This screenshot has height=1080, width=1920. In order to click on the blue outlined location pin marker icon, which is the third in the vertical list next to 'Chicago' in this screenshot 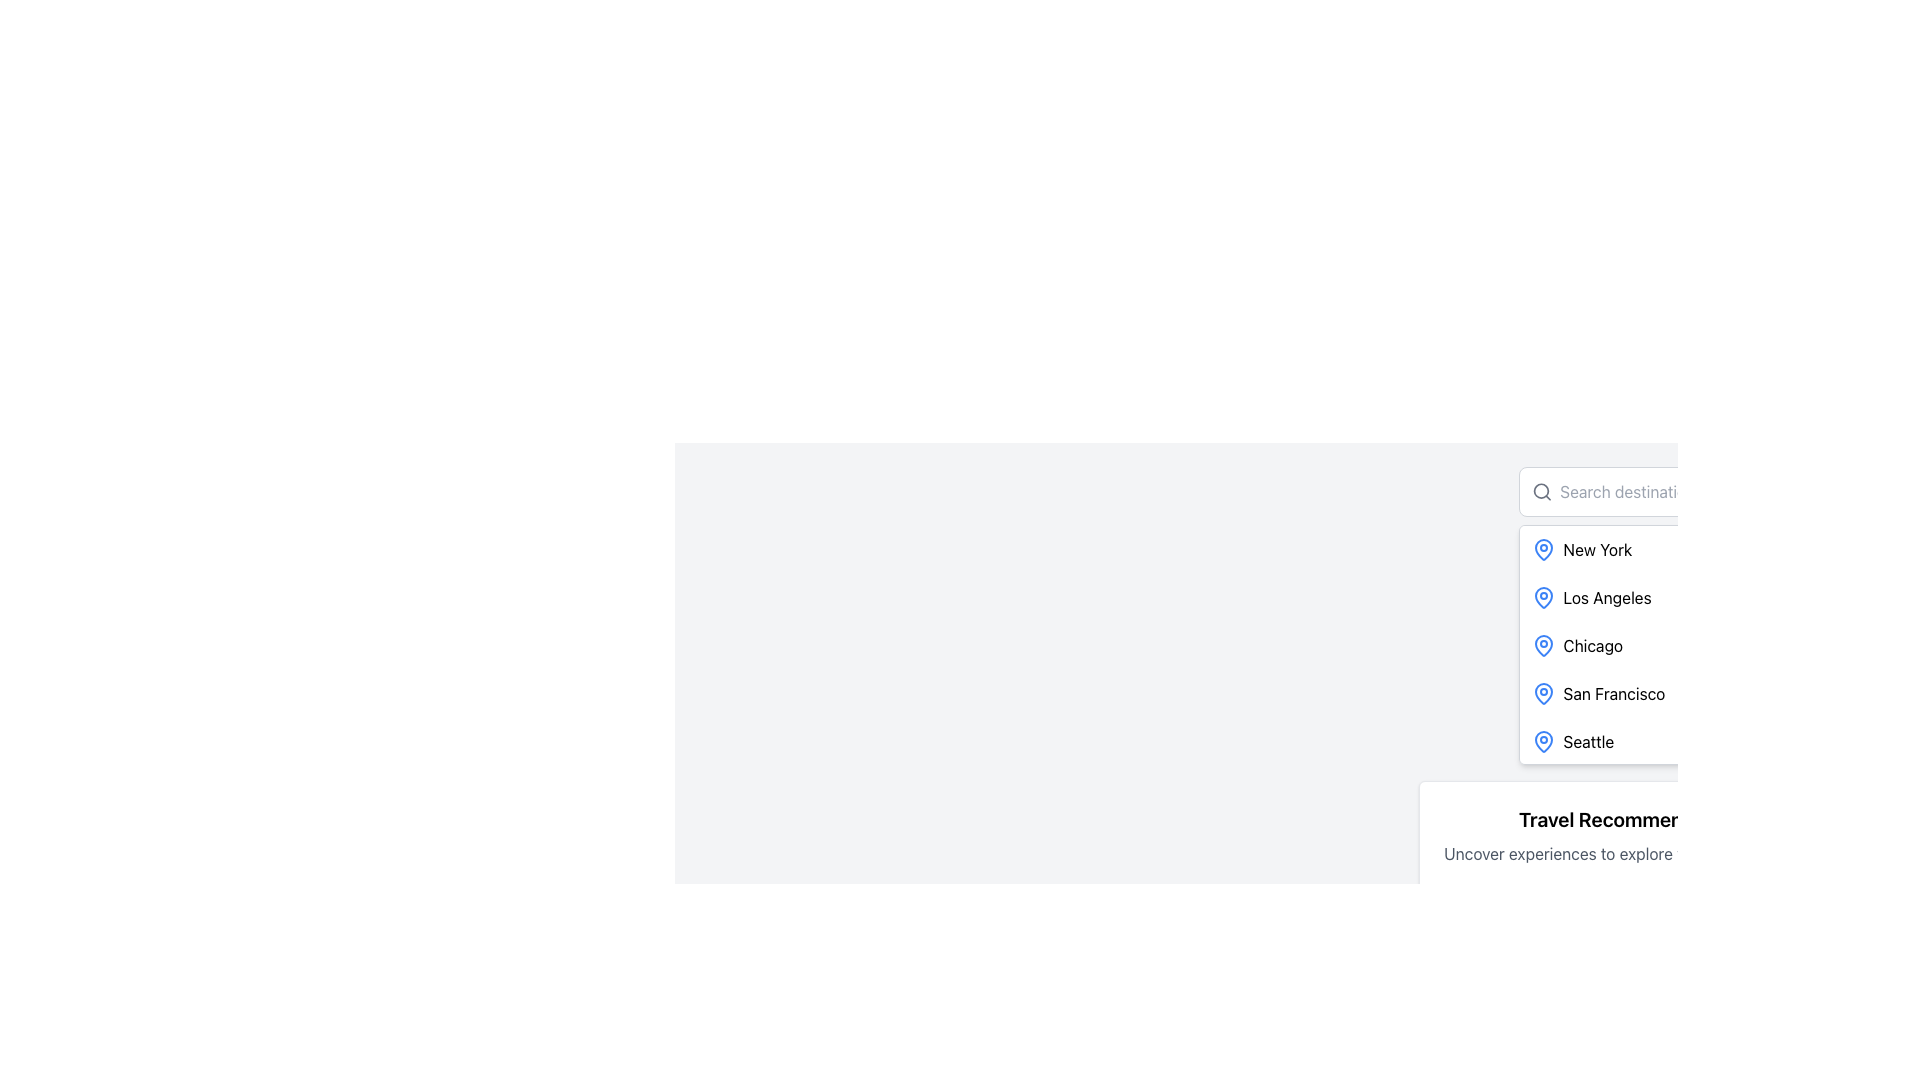, I will do `click(1542, 645)`.